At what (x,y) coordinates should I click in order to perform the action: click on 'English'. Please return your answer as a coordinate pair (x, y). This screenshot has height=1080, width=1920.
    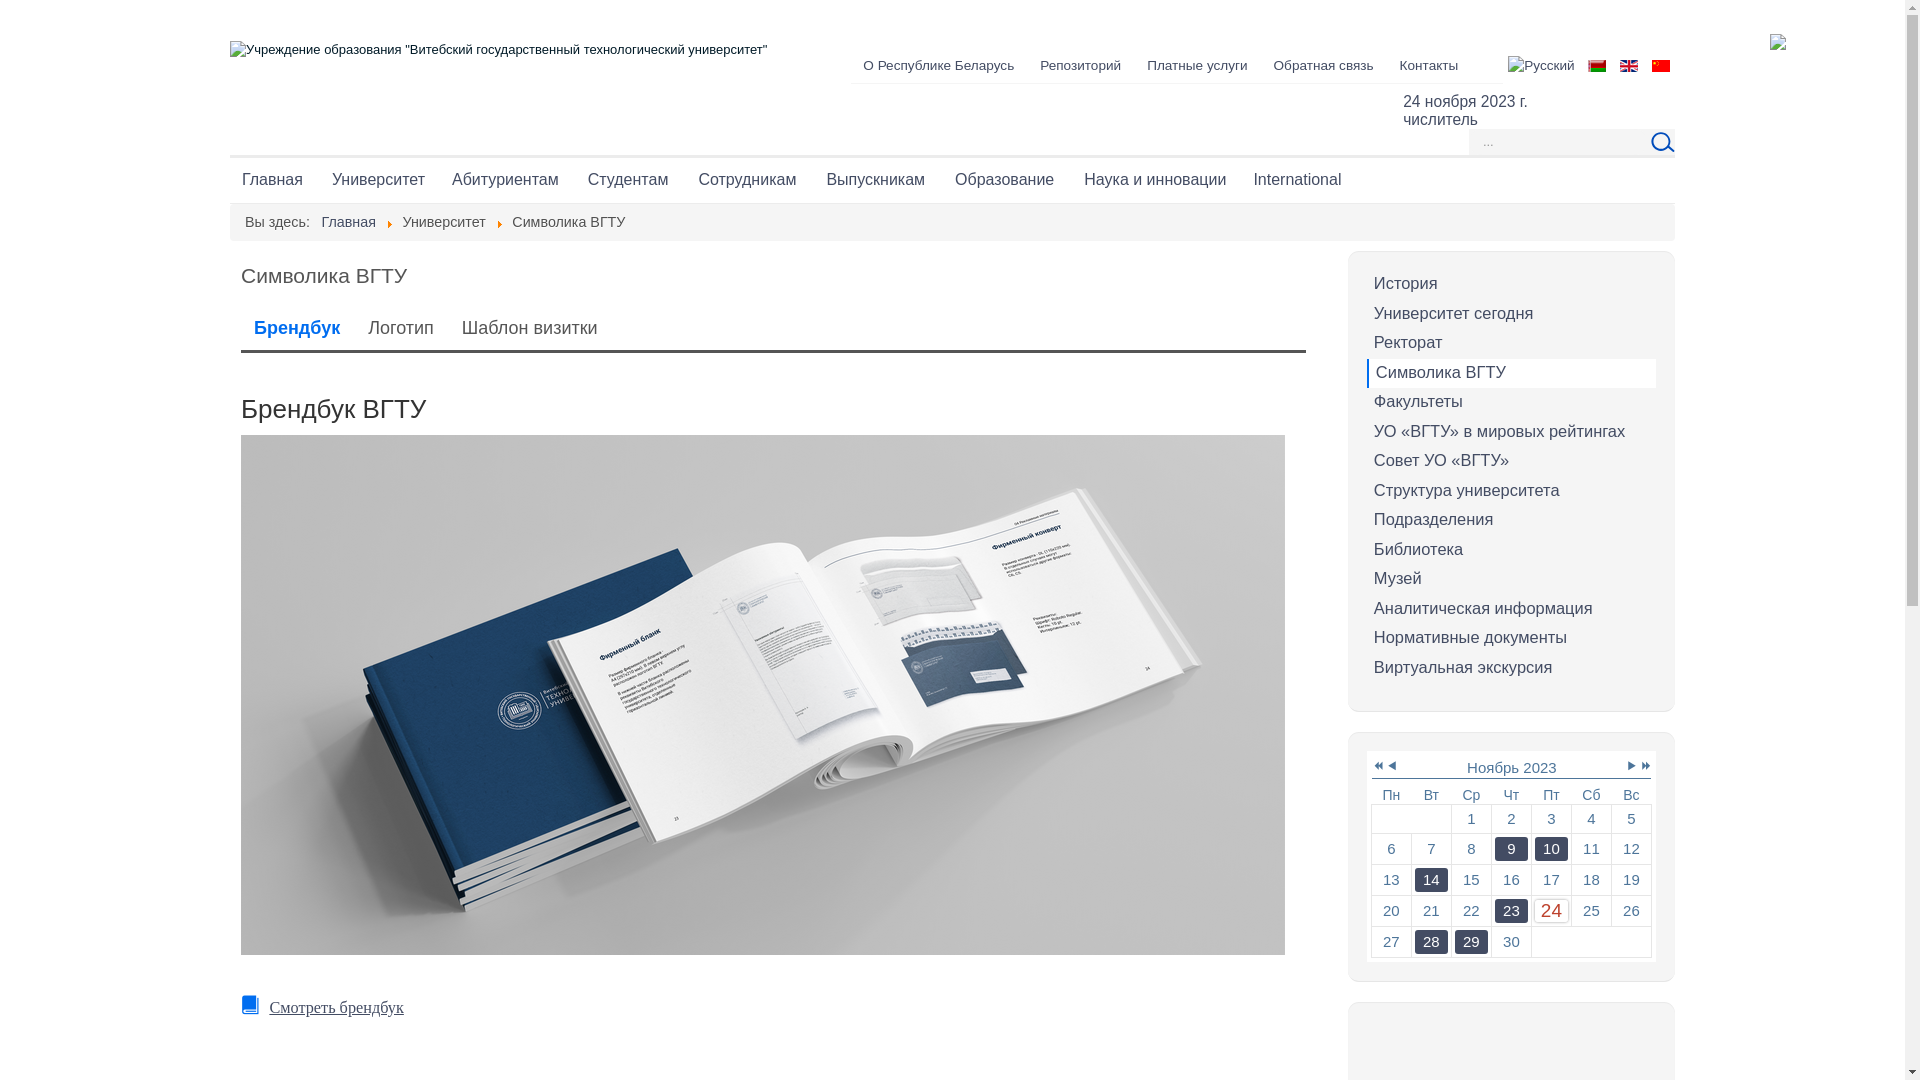
    Looking at the image, I should click on (1628, 64).